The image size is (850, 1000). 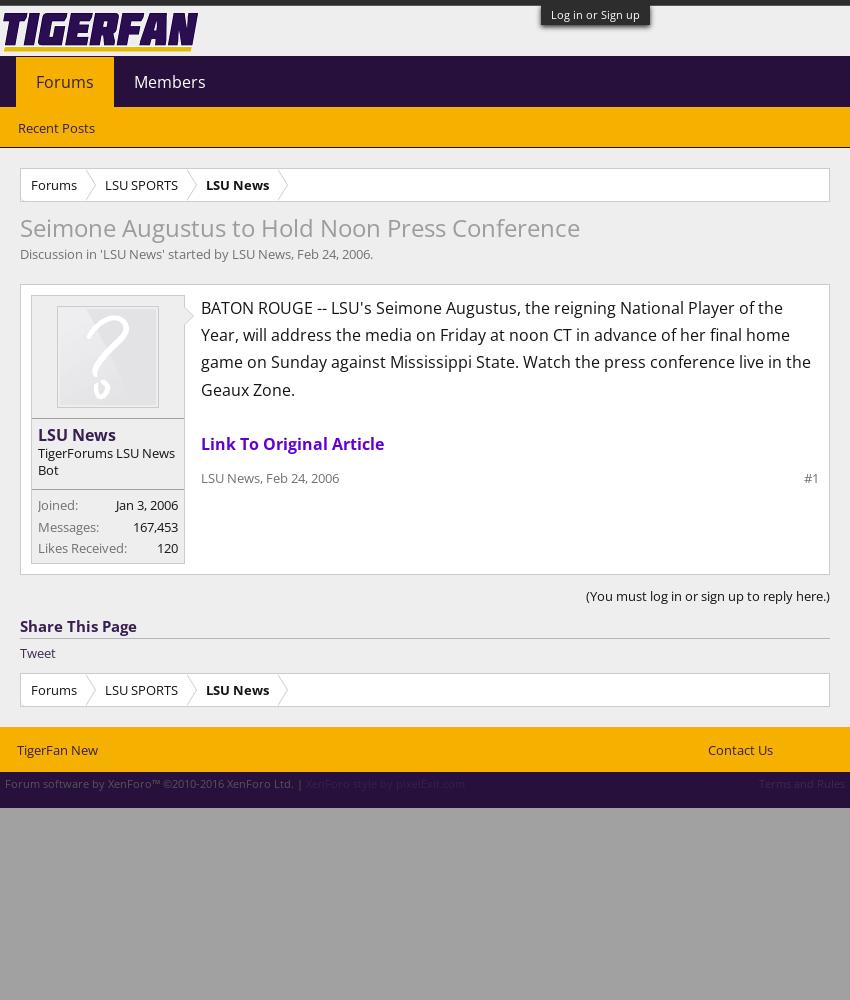 I want to click on 'Link To Original Article', so click(x=291, y=442).